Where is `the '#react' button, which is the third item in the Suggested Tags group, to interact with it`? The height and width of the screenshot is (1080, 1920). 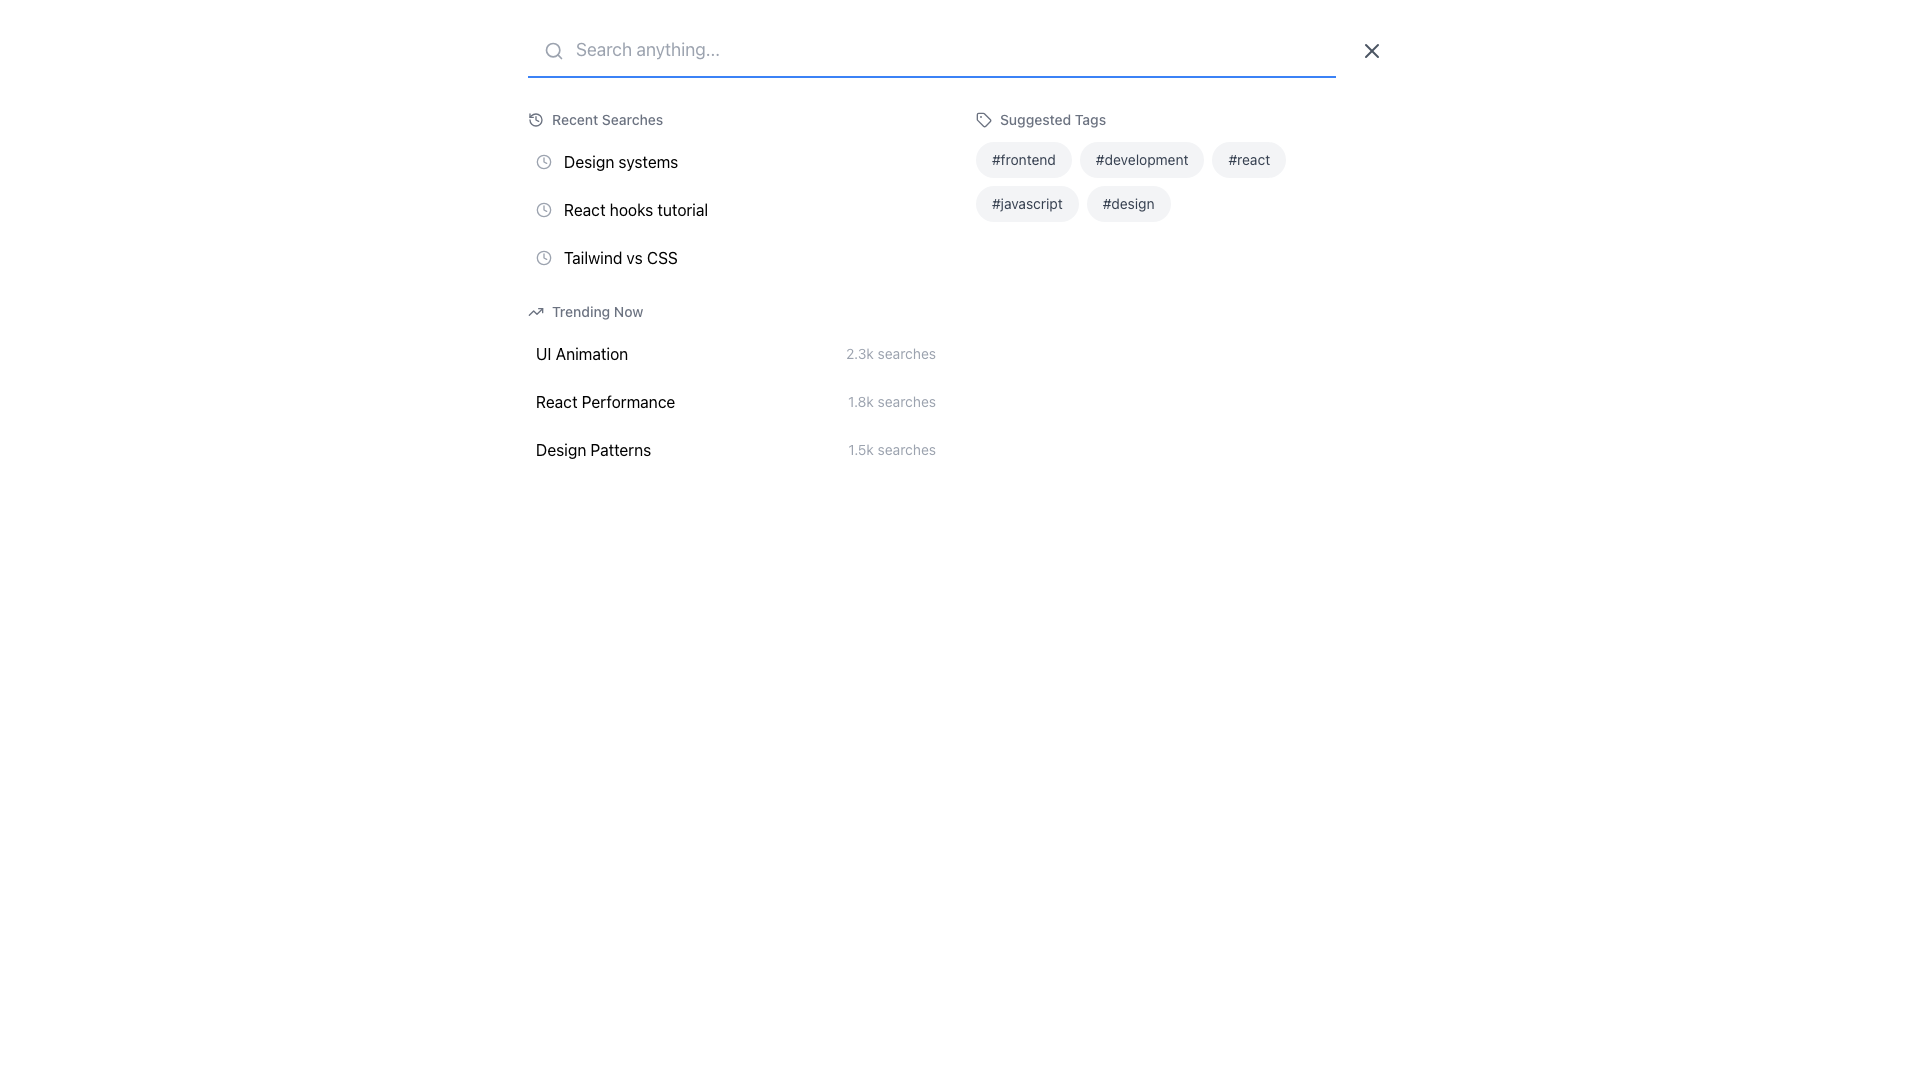 the '#react' button, which is the third item in the Suggested Tags group, to interact with it is located at coordinates (1248, 158).